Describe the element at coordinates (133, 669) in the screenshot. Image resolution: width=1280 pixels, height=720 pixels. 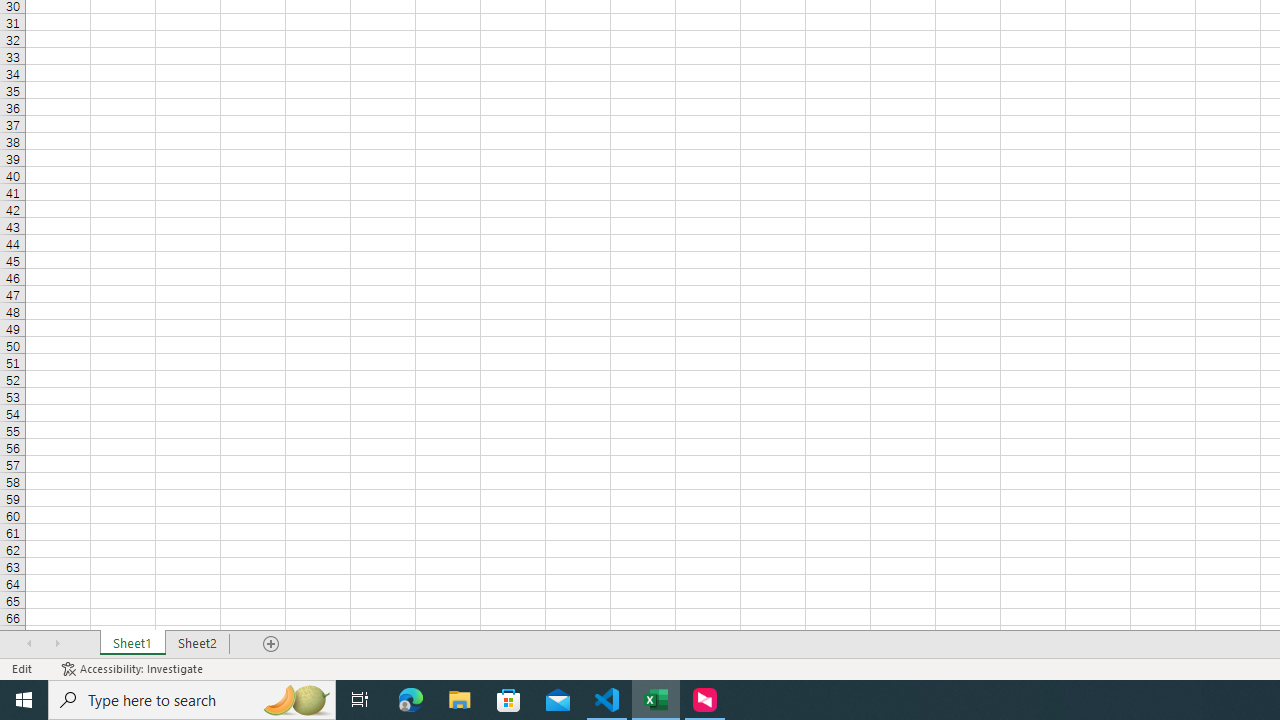
I see `'Accessibility Checker Accessibility: Investigate'` at that location.